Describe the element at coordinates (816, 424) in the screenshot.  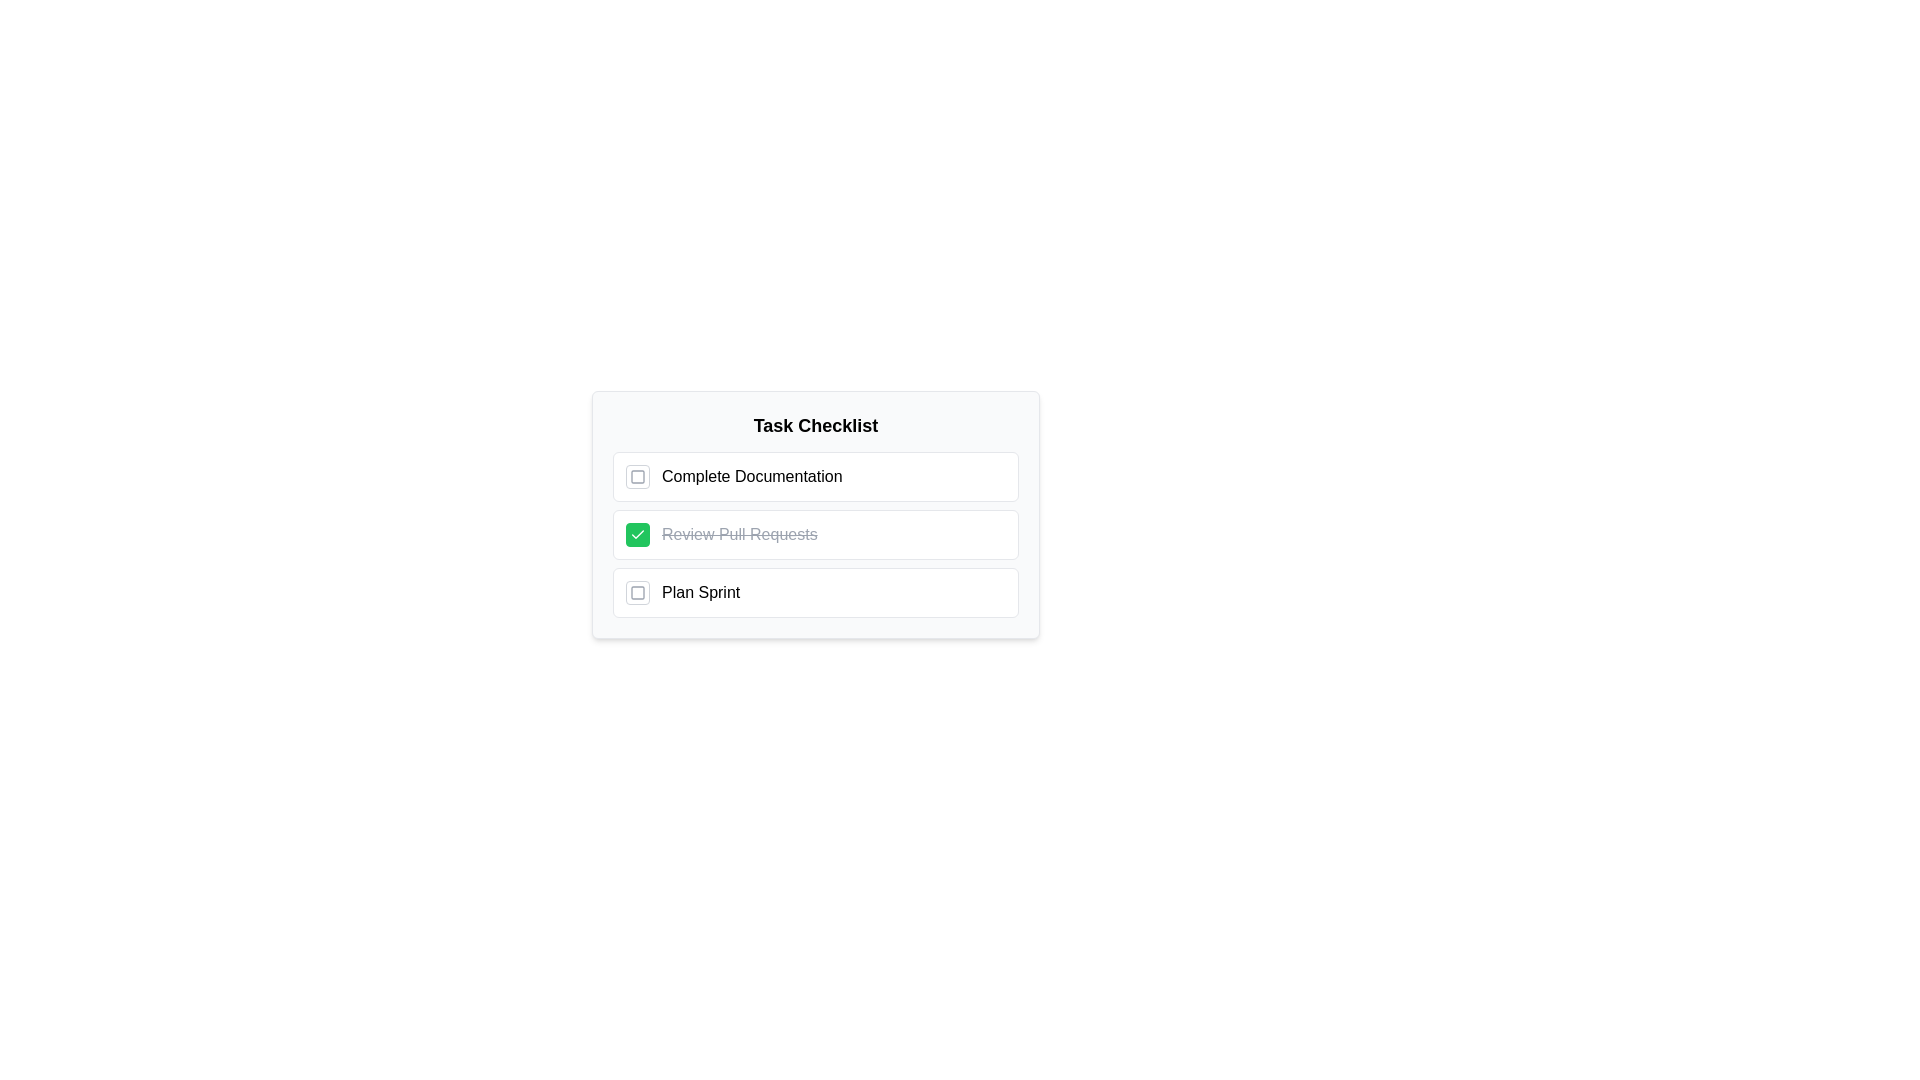
I see `the 'Task Checklist' label, which is a bold text element located at the top section of the checklist UI component` at that location.